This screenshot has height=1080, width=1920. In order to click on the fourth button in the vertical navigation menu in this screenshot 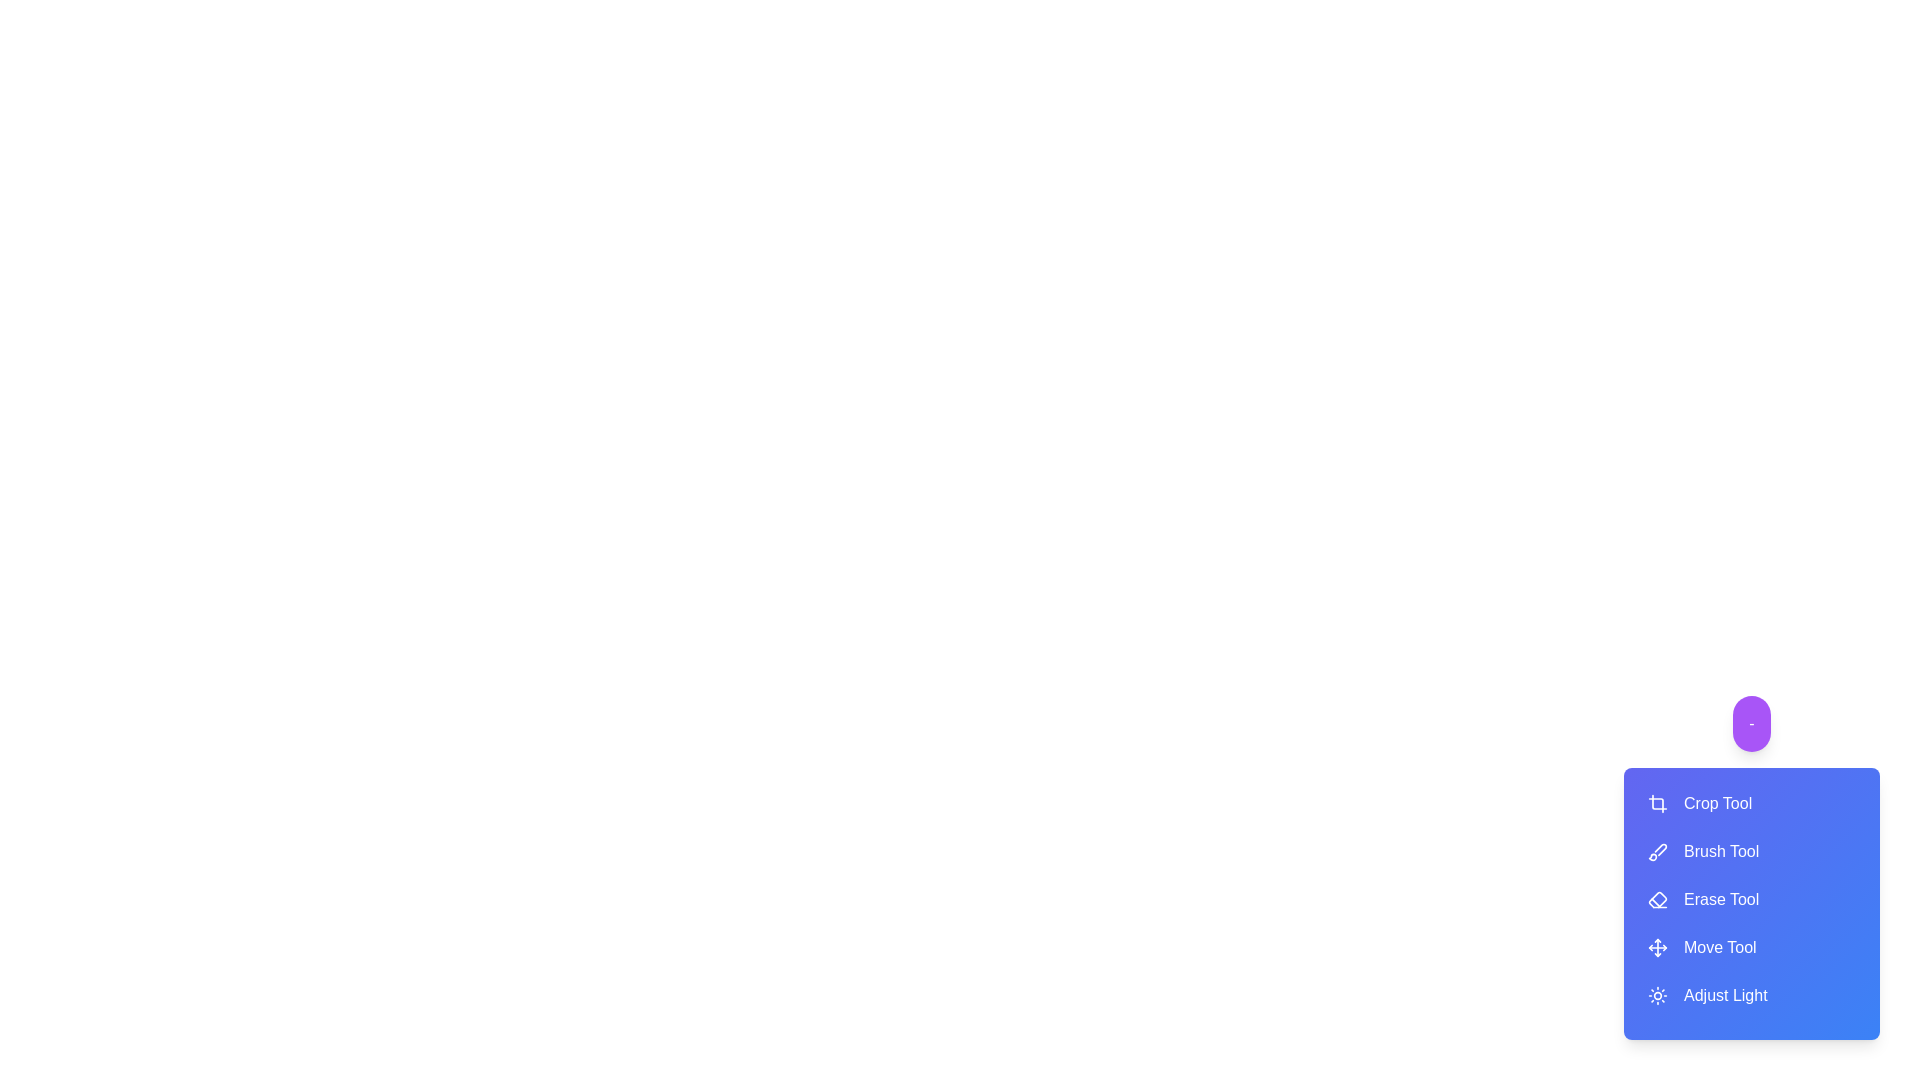, I will do `click(1751, 947)`.